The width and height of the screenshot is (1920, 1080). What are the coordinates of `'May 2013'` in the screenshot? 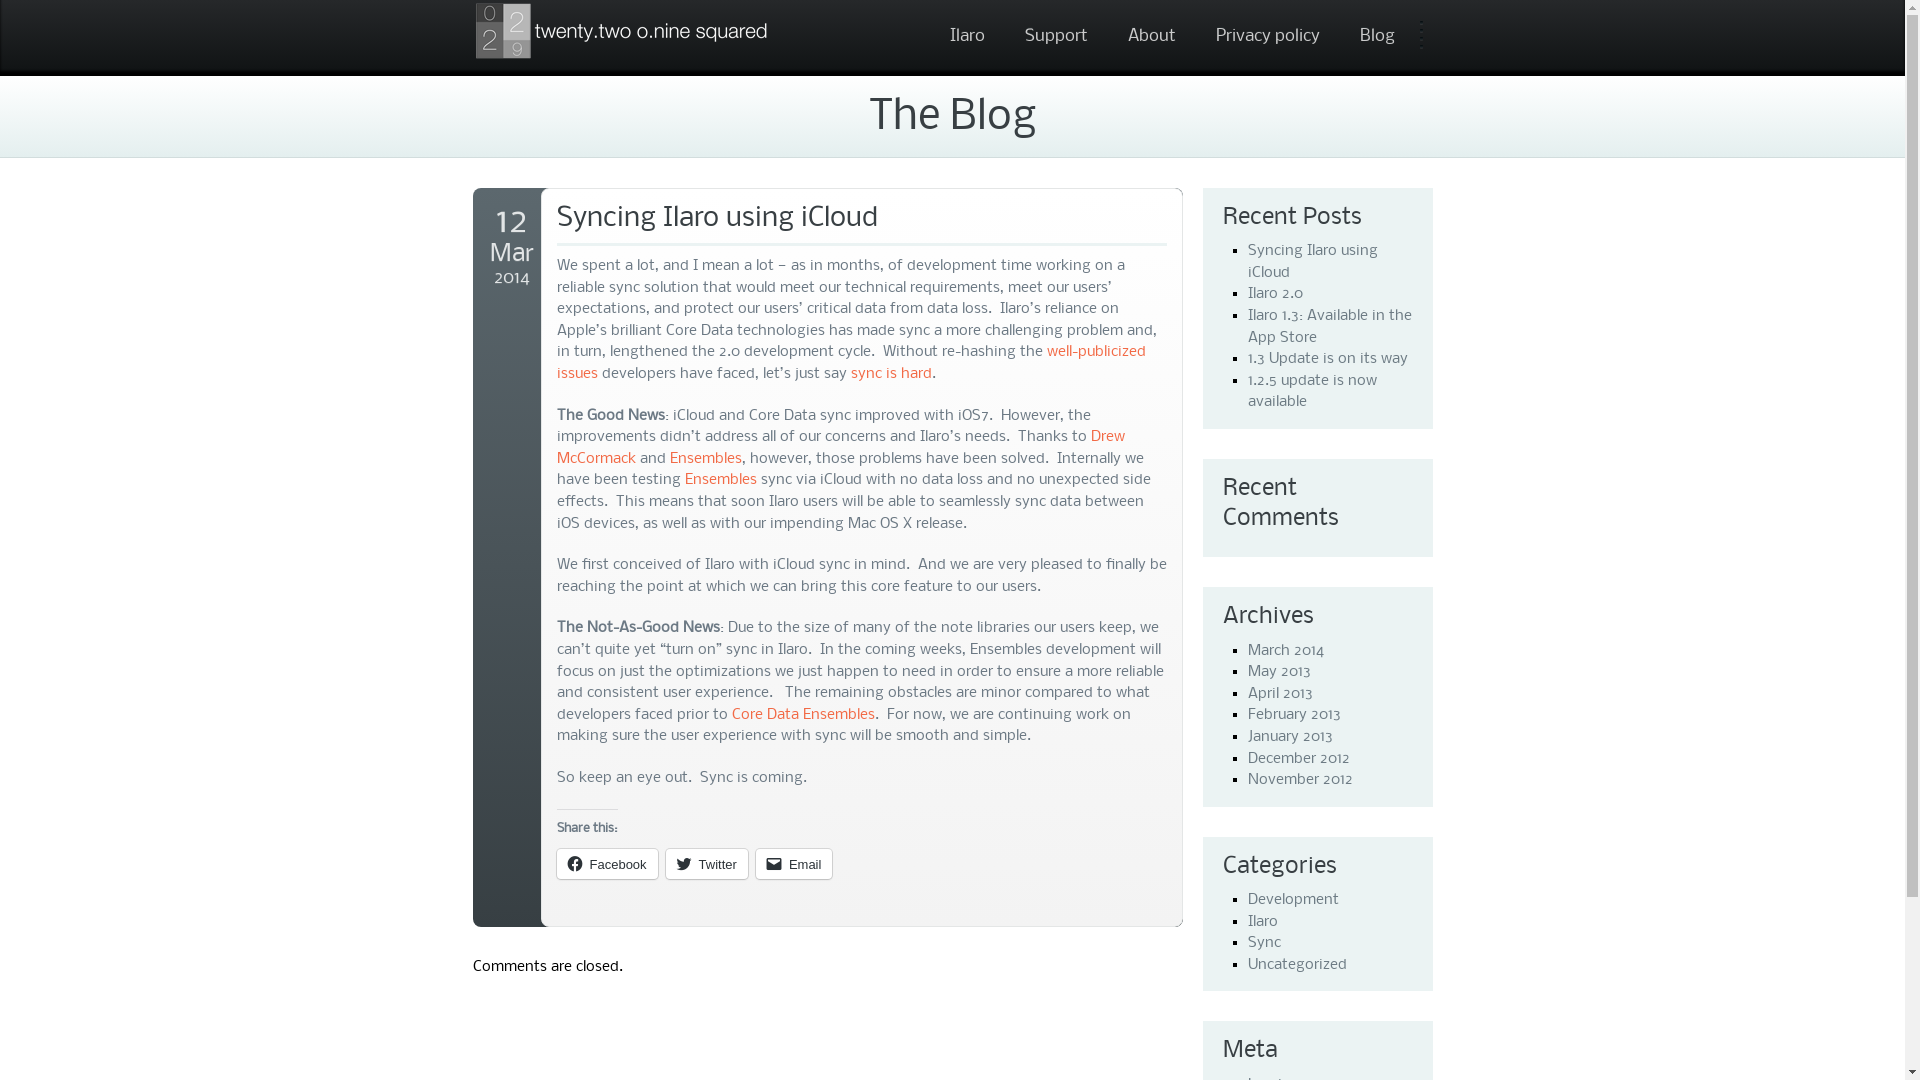 It's located at (1247, 671).